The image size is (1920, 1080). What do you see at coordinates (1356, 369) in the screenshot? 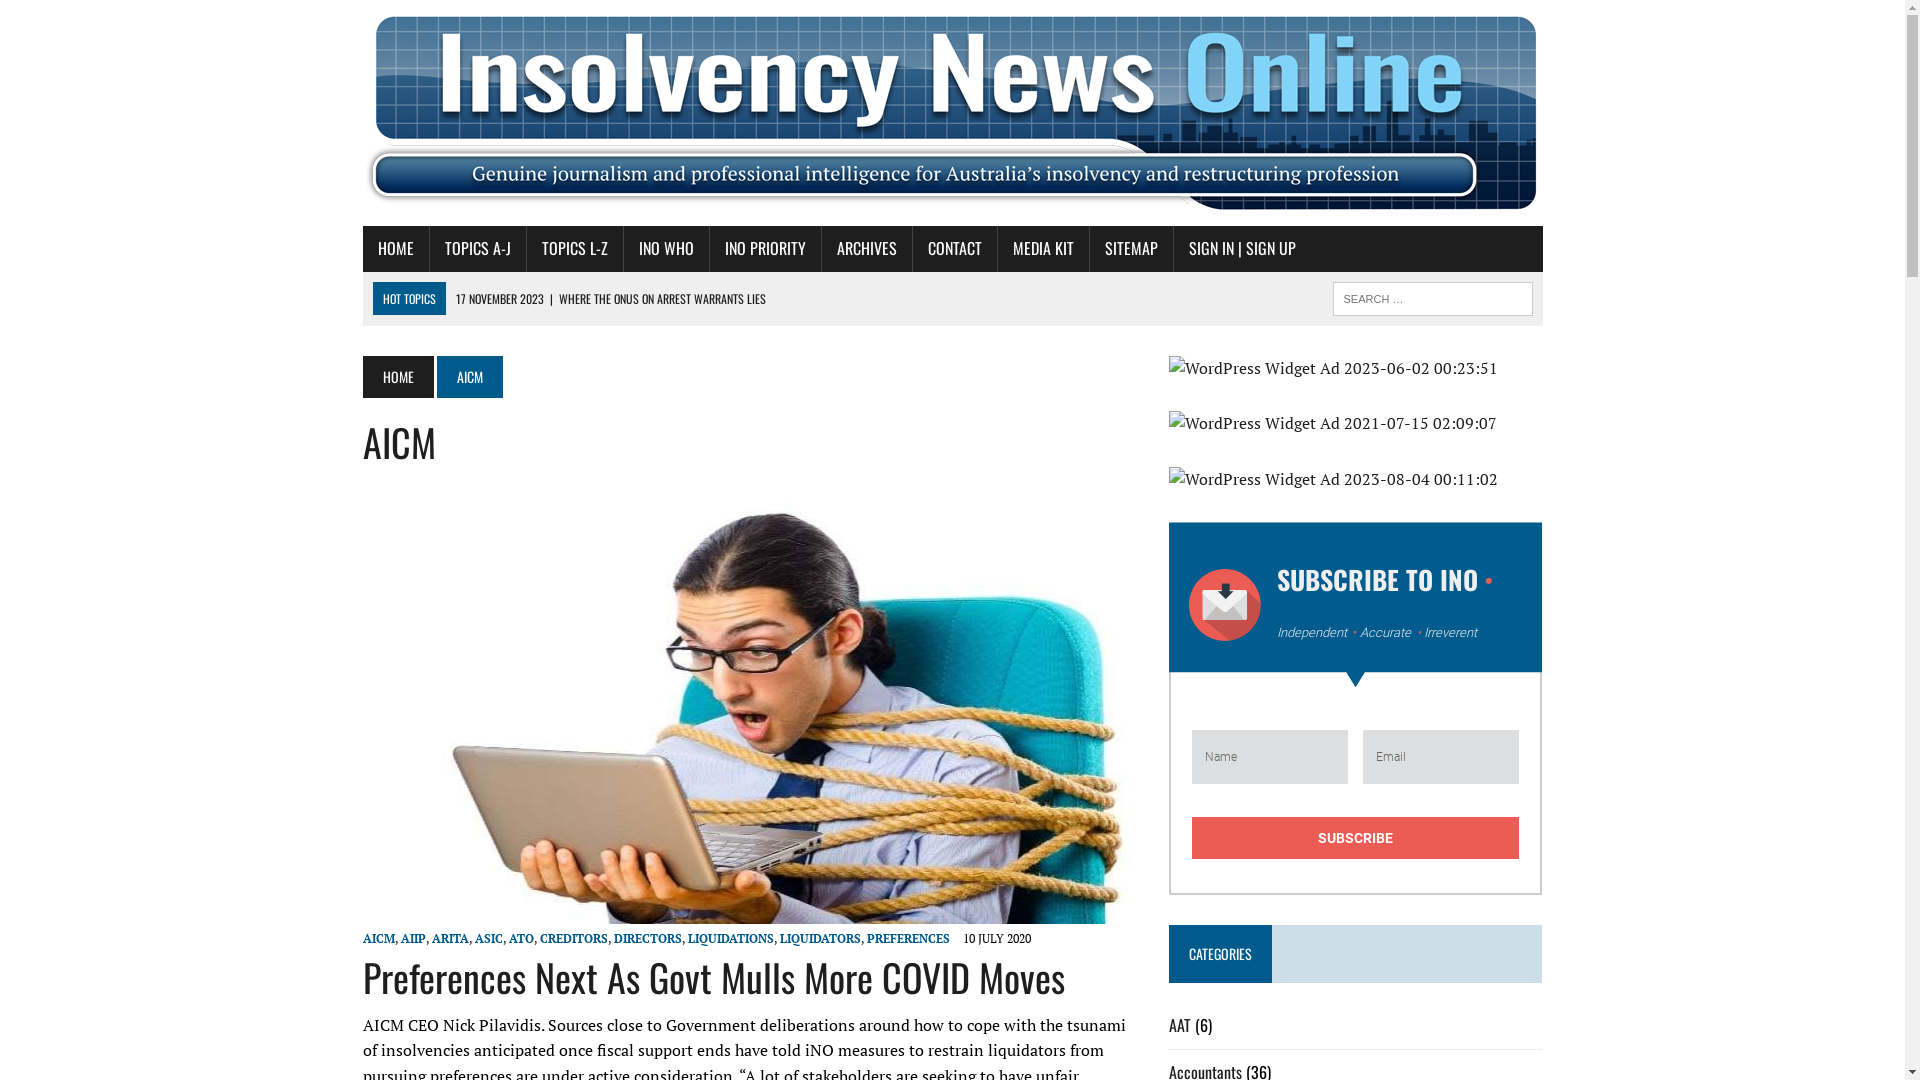
I see `'WordPress Widget Ad 2023-06-02 00:23:51'` at bounding box center [1356, 369].